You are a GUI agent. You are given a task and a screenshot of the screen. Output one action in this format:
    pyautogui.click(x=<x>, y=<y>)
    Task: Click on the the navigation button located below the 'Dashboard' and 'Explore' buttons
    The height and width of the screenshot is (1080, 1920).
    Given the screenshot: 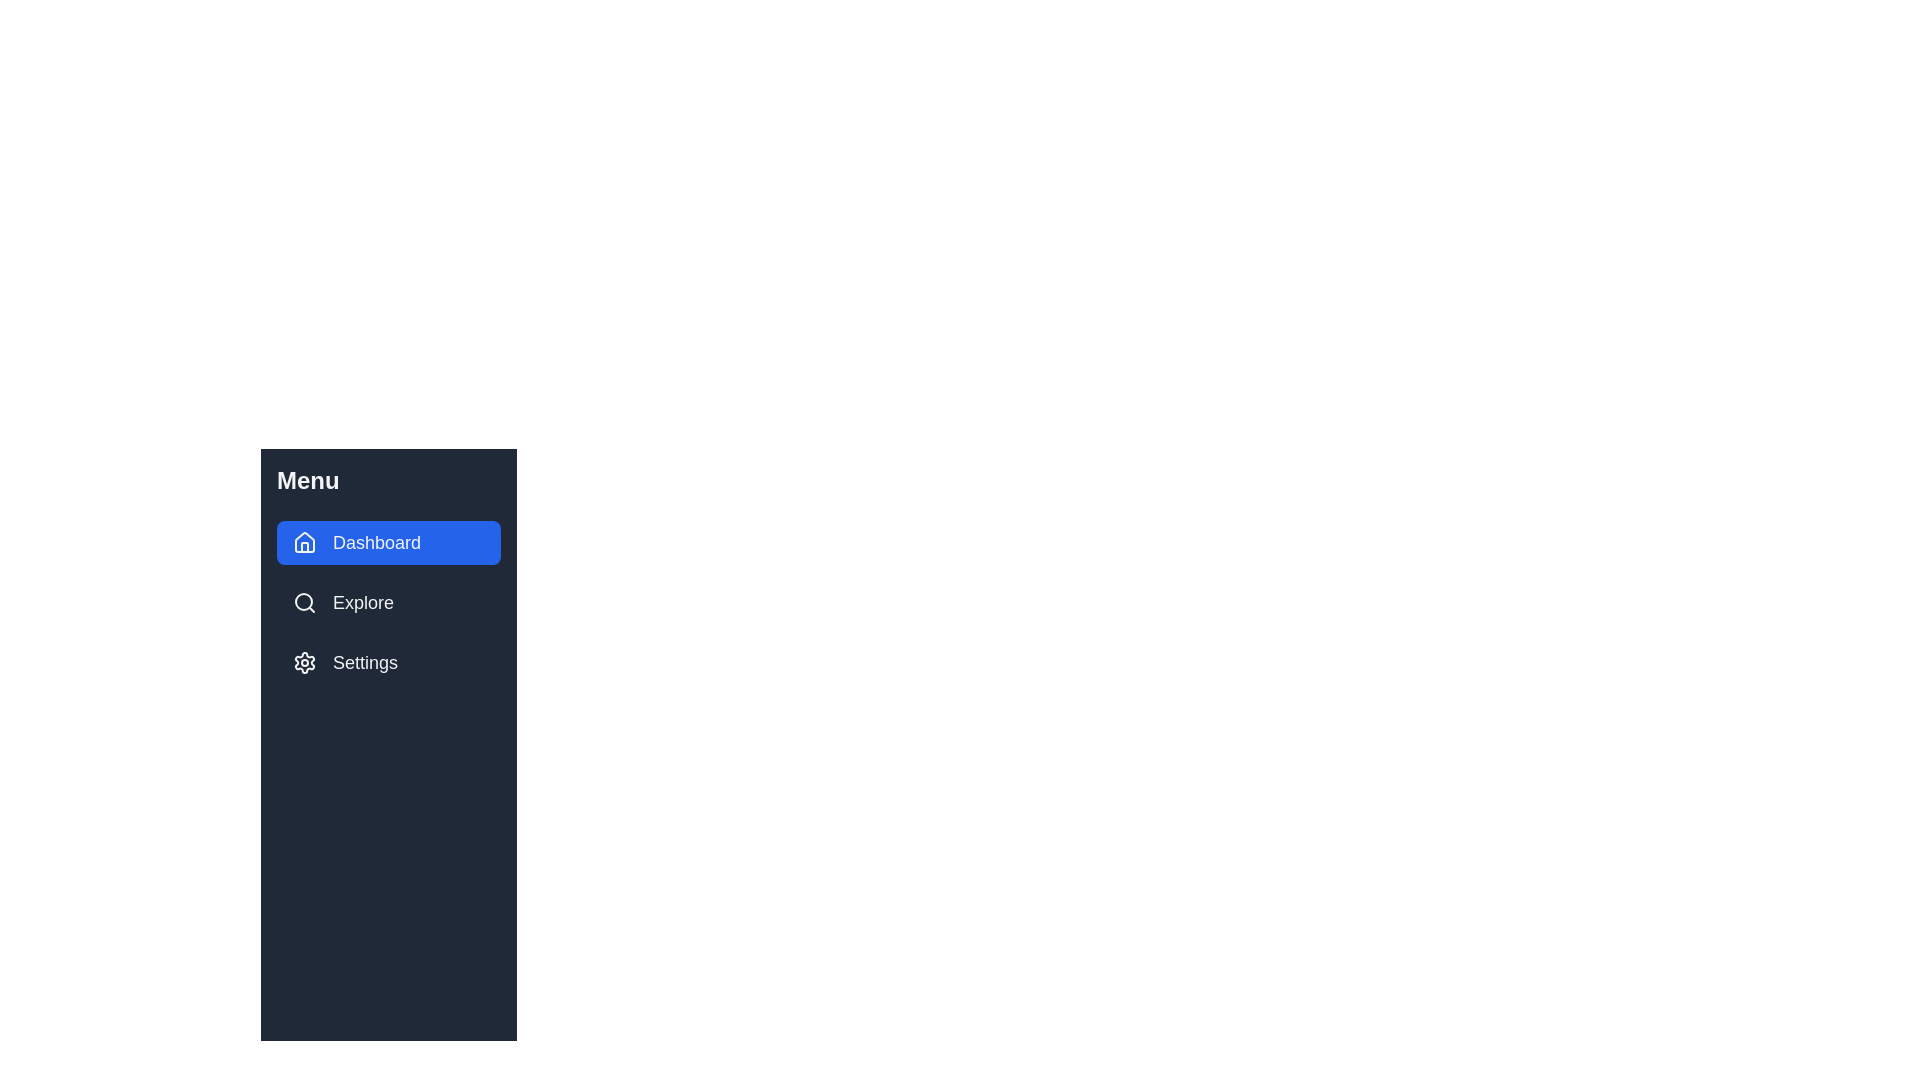 What is the action you would take?
    pyautogui.click(x=388, y=663)
    